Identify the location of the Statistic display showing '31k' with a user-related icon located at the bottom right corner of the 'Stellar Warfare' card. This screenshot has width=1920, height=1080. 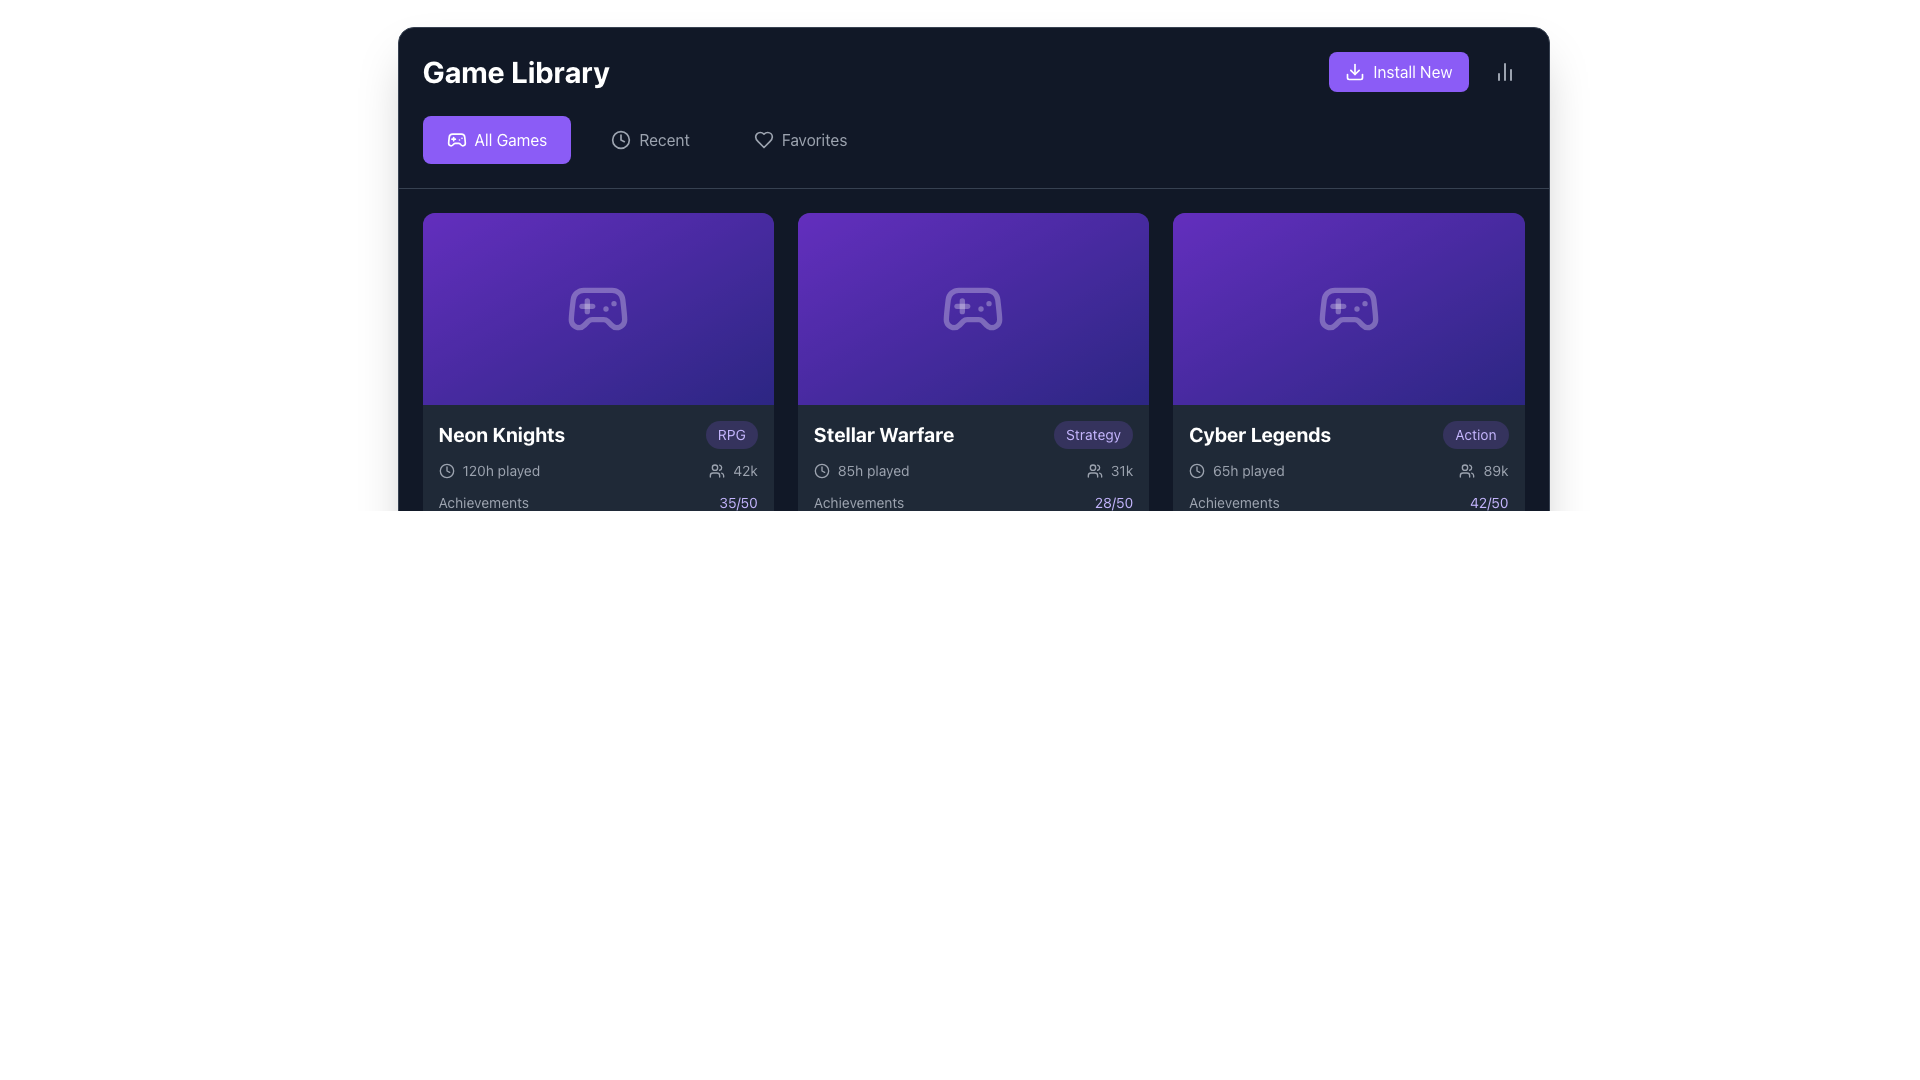
(1108, 470).